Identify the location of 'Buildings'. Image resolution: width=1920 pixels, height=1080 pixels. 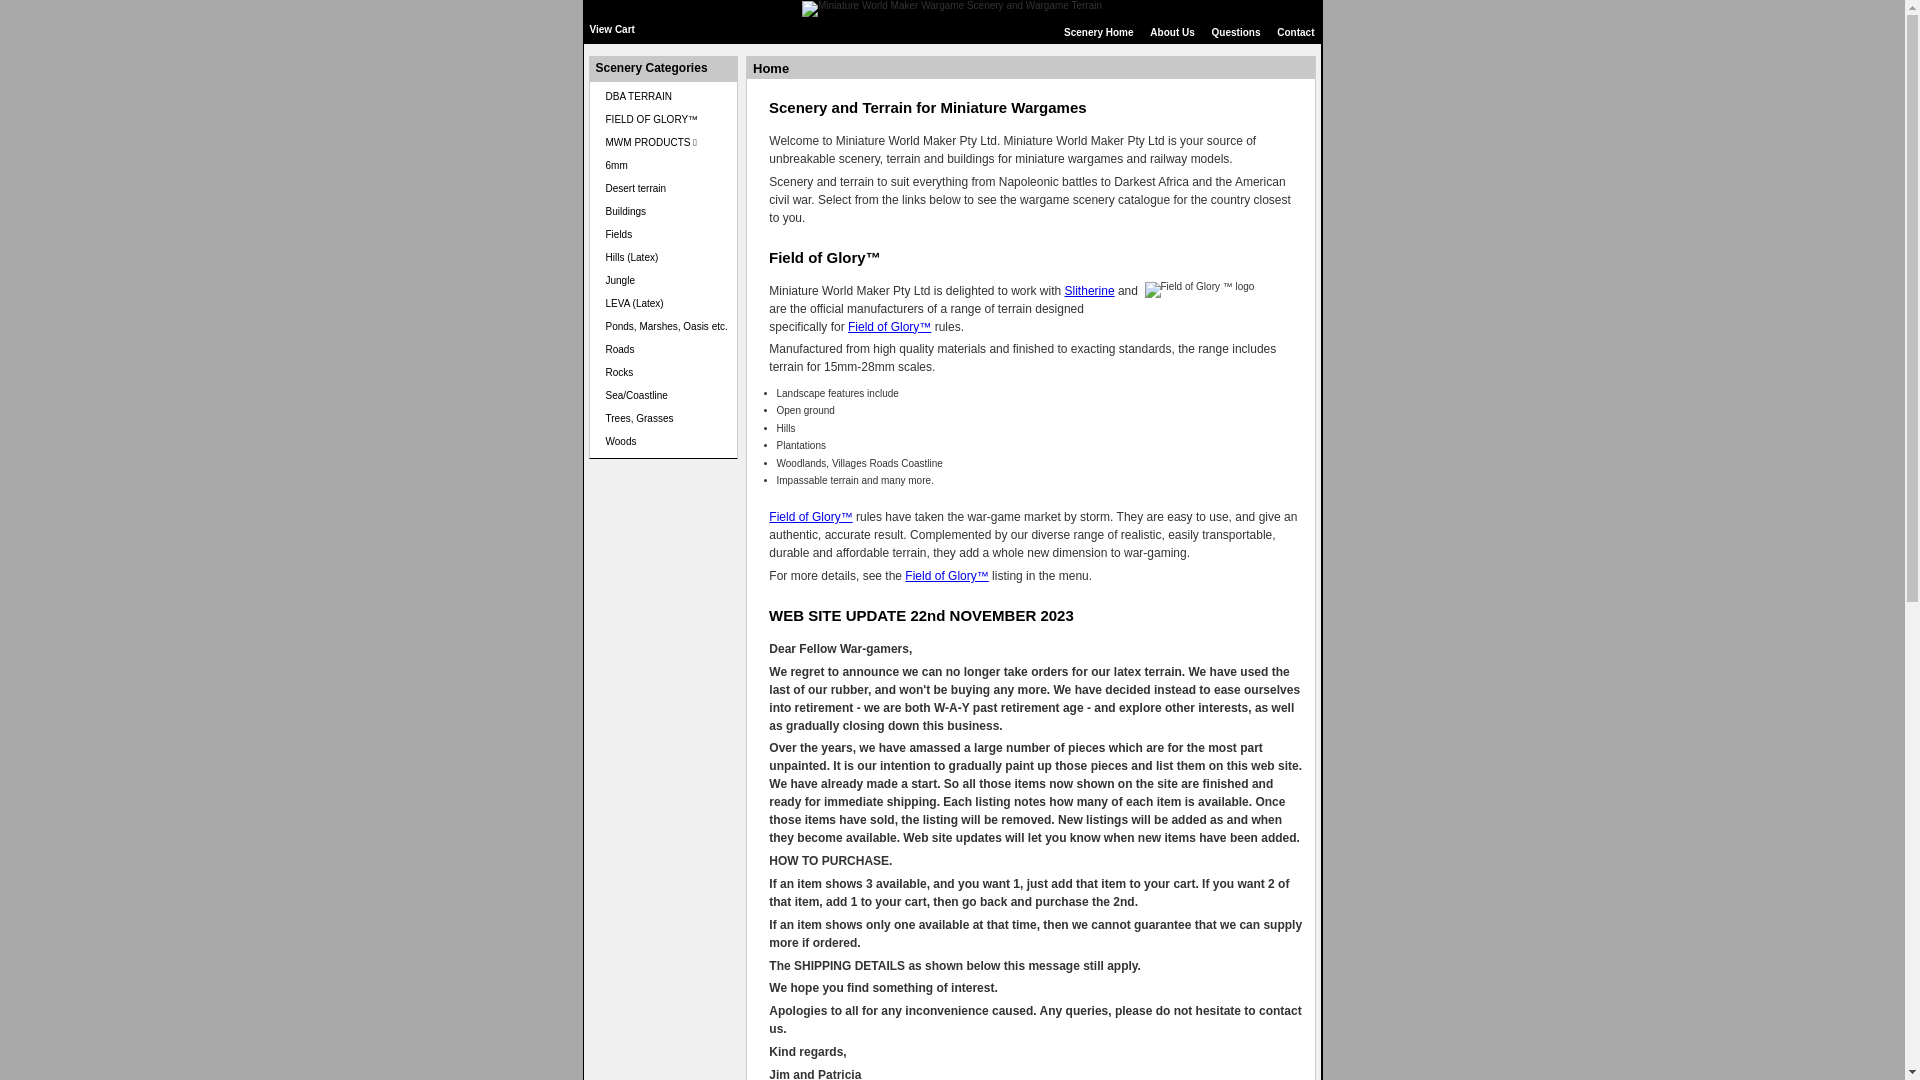
(625, 211).